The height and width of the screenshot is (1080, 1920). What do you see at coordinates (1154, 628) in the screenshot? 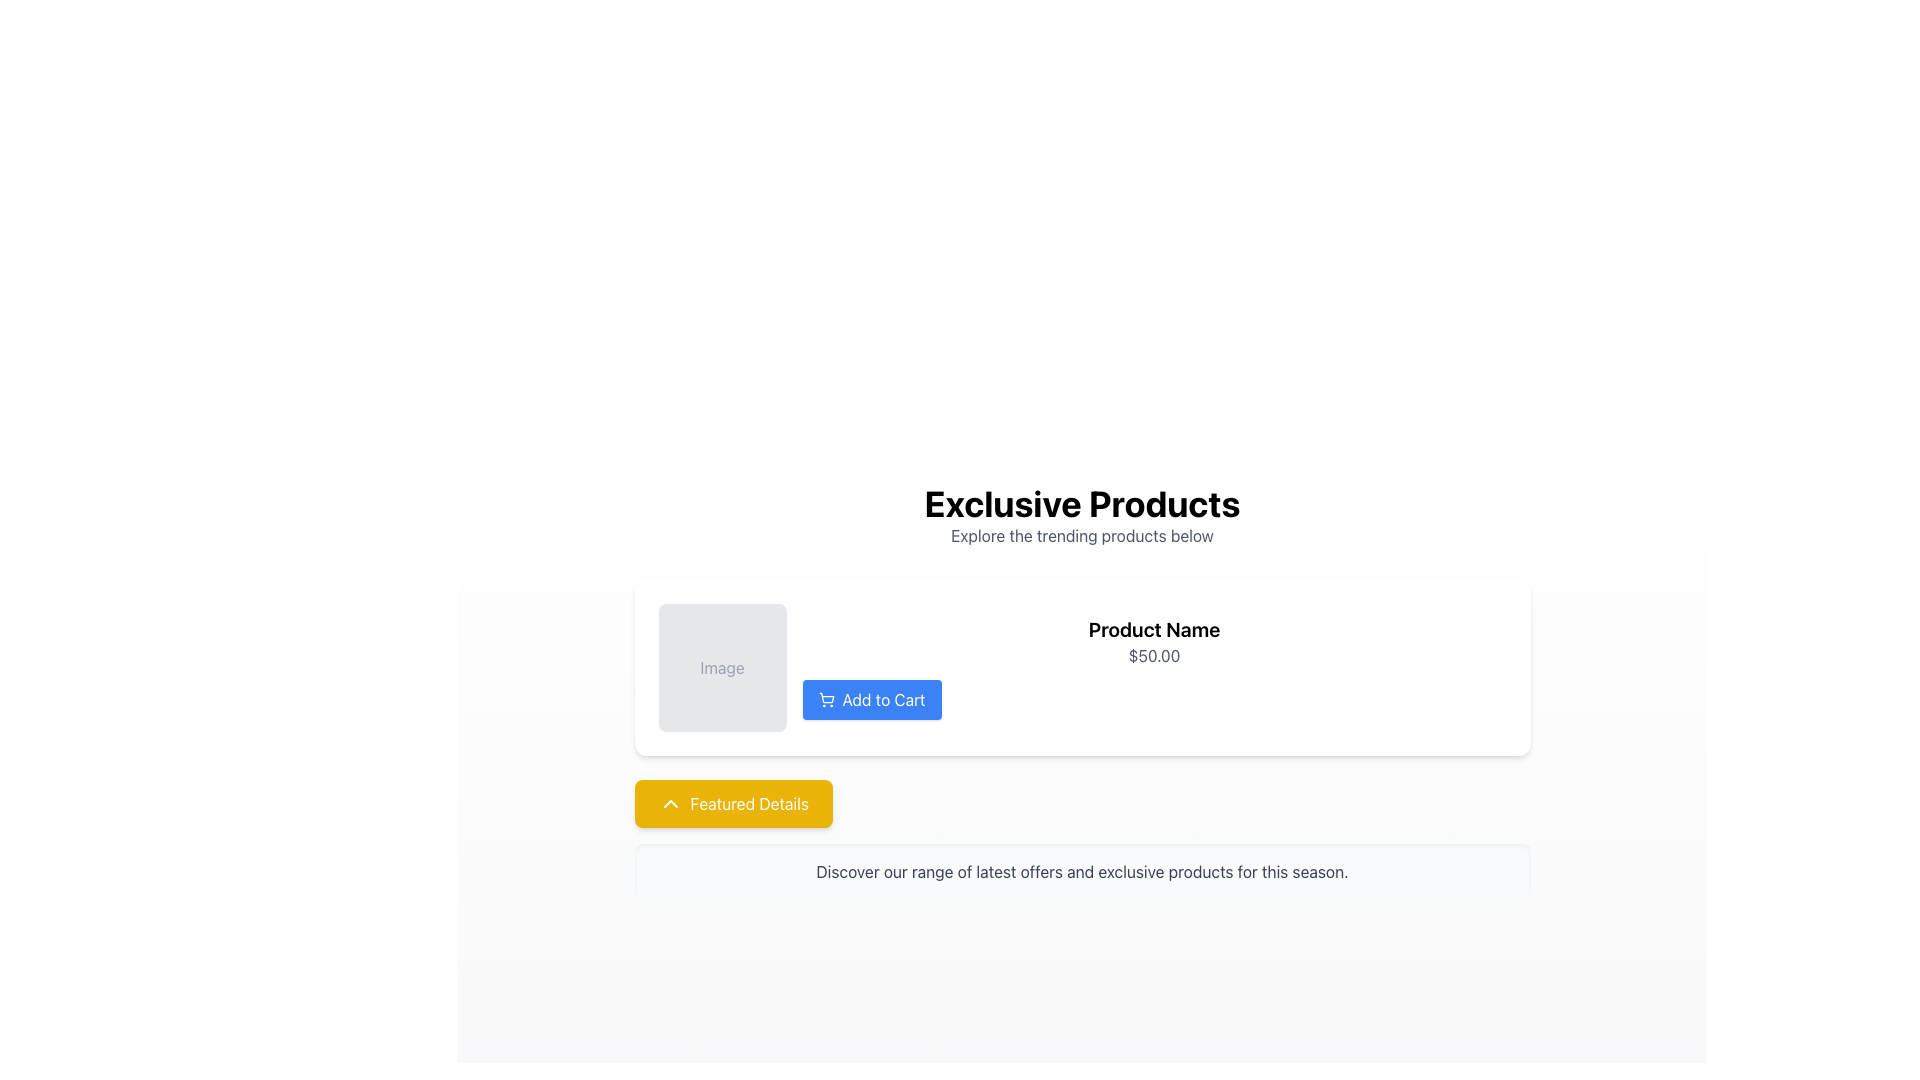
I see `the product name text label to copy it, which is prominently displayed above the price and 'Add to Cart' button, located at the center of the card` at bounding box center [1154, 628].